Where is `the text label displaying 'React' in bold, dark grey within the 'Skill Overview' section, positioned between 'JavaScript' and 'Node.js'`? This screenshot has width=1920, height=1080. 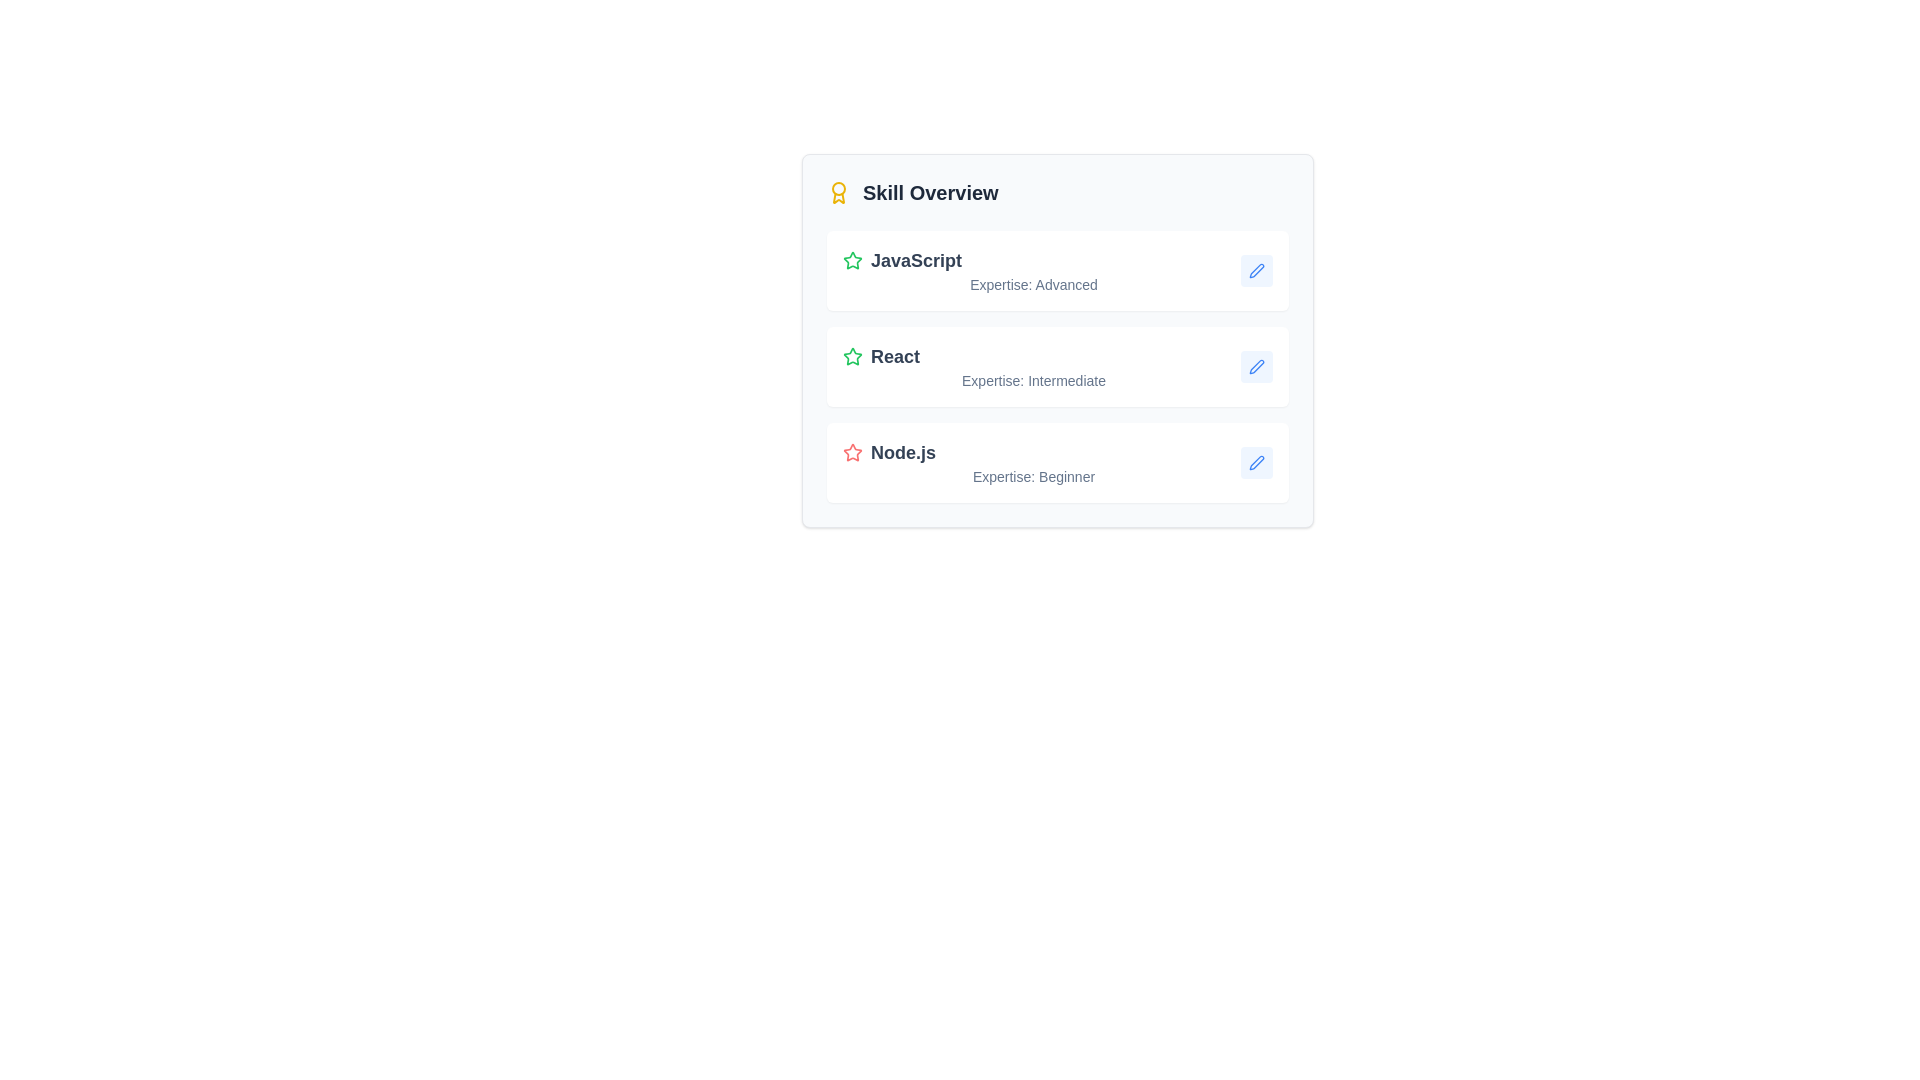 the text label displaying 'React' in bold, dark grey within the 'Skill Overview' section, positioned between 'JavaScript' and 'Node.js' is located at coordinates (894, 356).